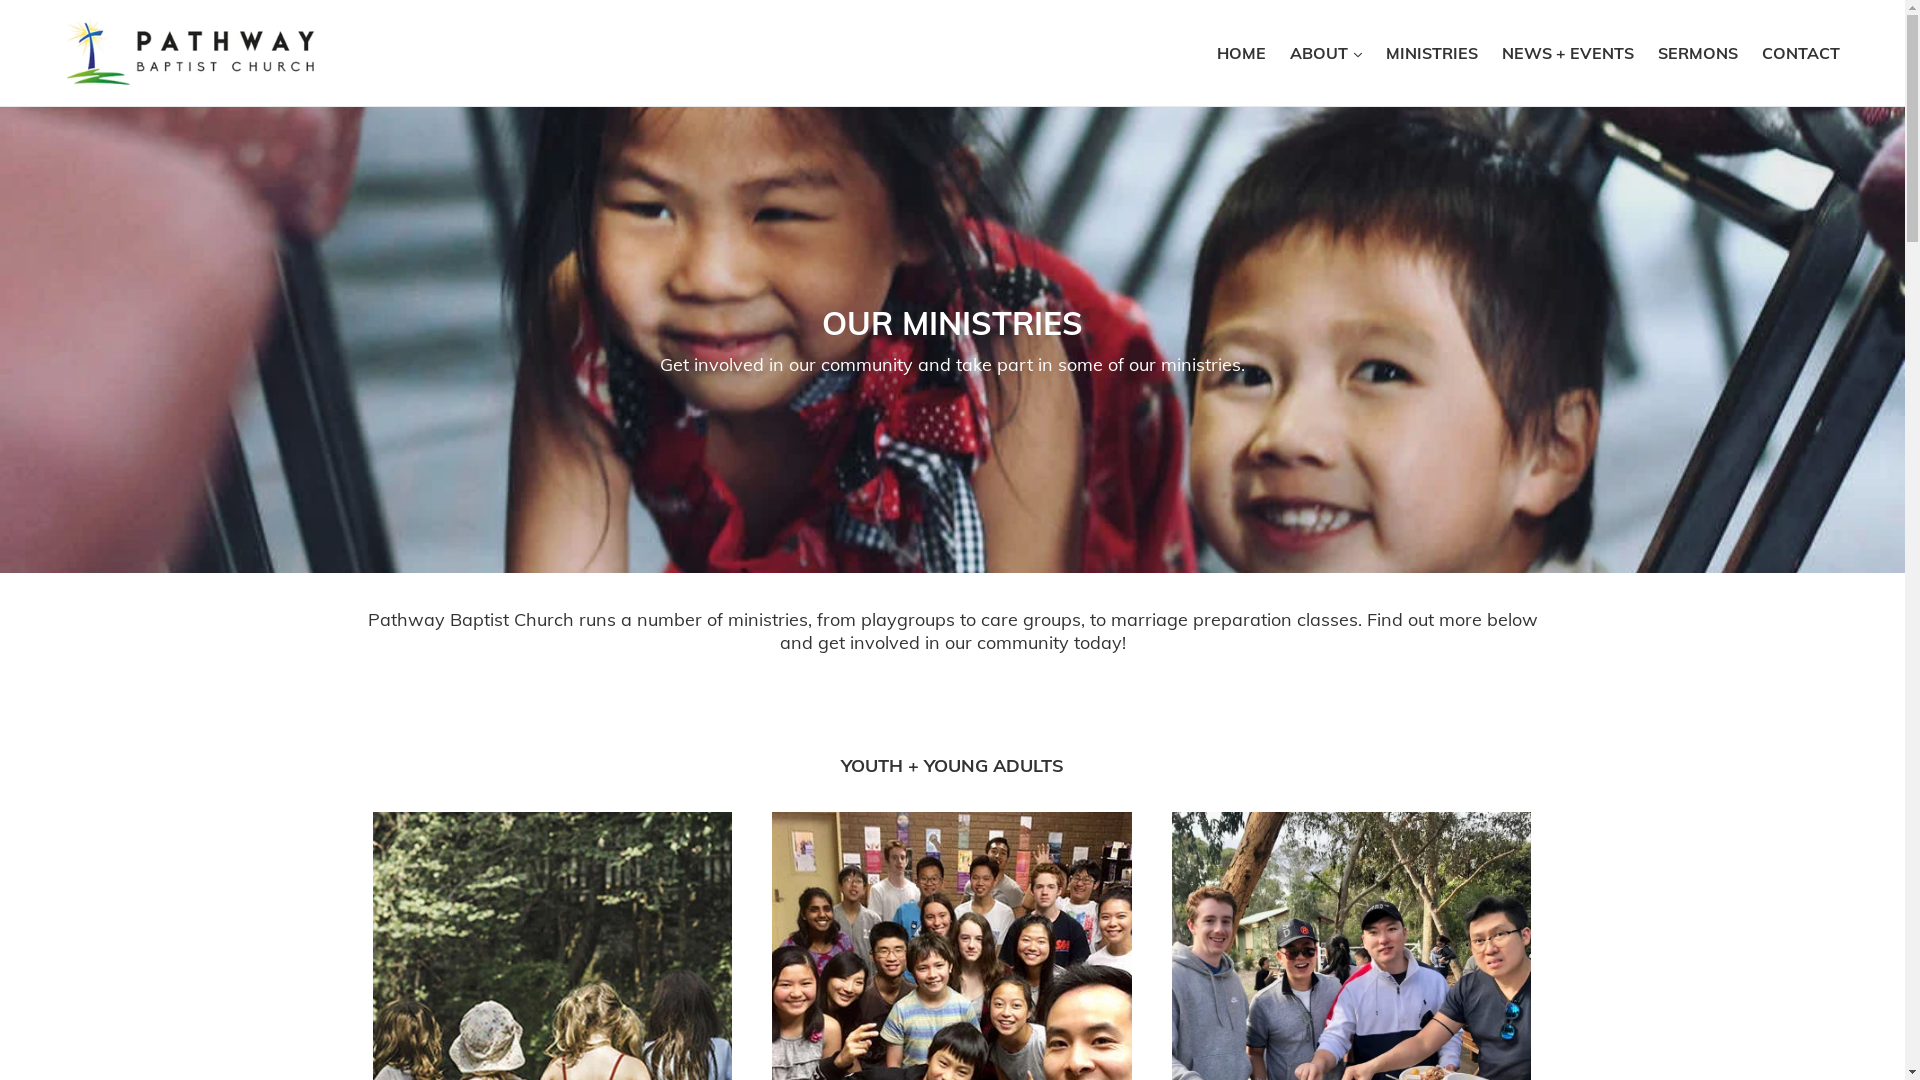 The width and height of the screenshot is (1920, 1080). What do you see at coordinates (1205, 52) in the screenshot?
I see `'HOME'` at bounding box center [1205, 52].